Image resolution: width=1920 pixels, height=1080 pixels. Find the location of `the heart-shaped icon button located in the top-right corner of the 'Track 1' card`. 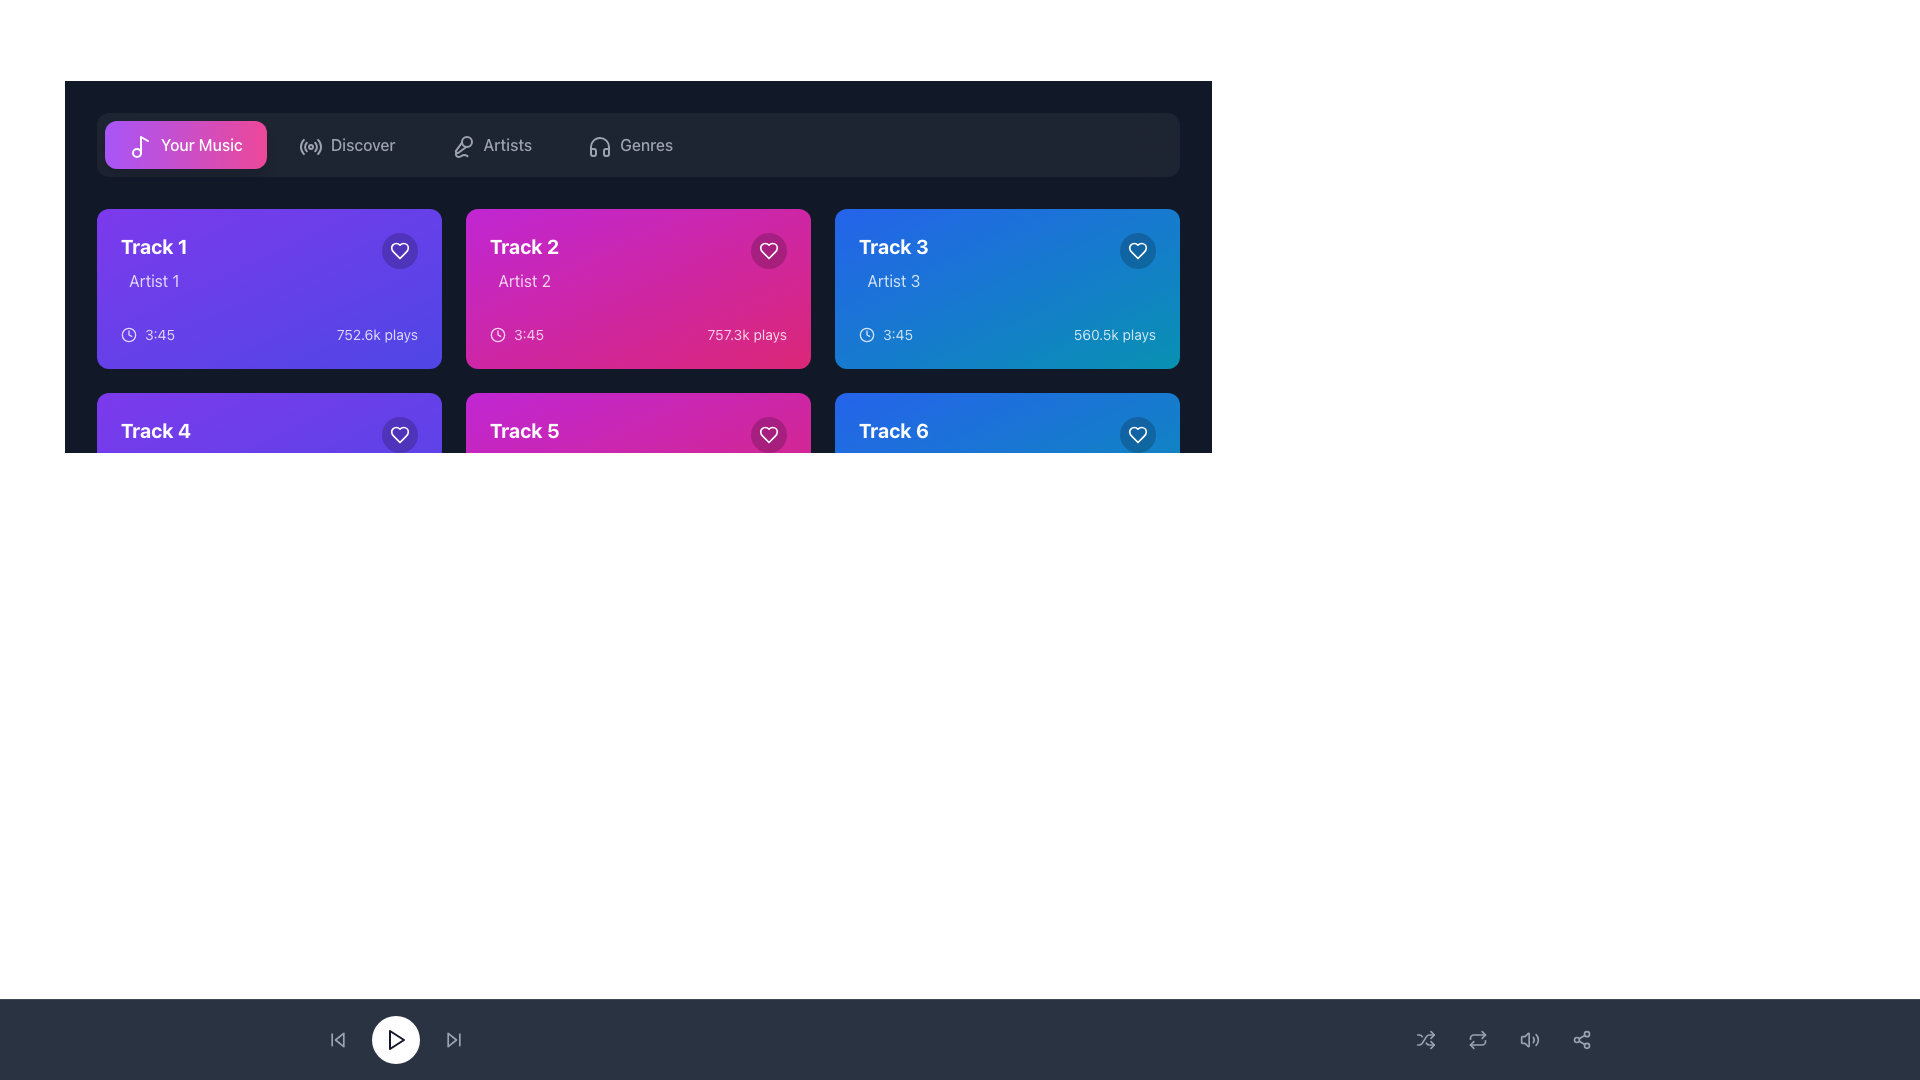

the heart-shaped icon button located in the top-right corner of the 'Track 1' card is located at coordinates (399, 434).